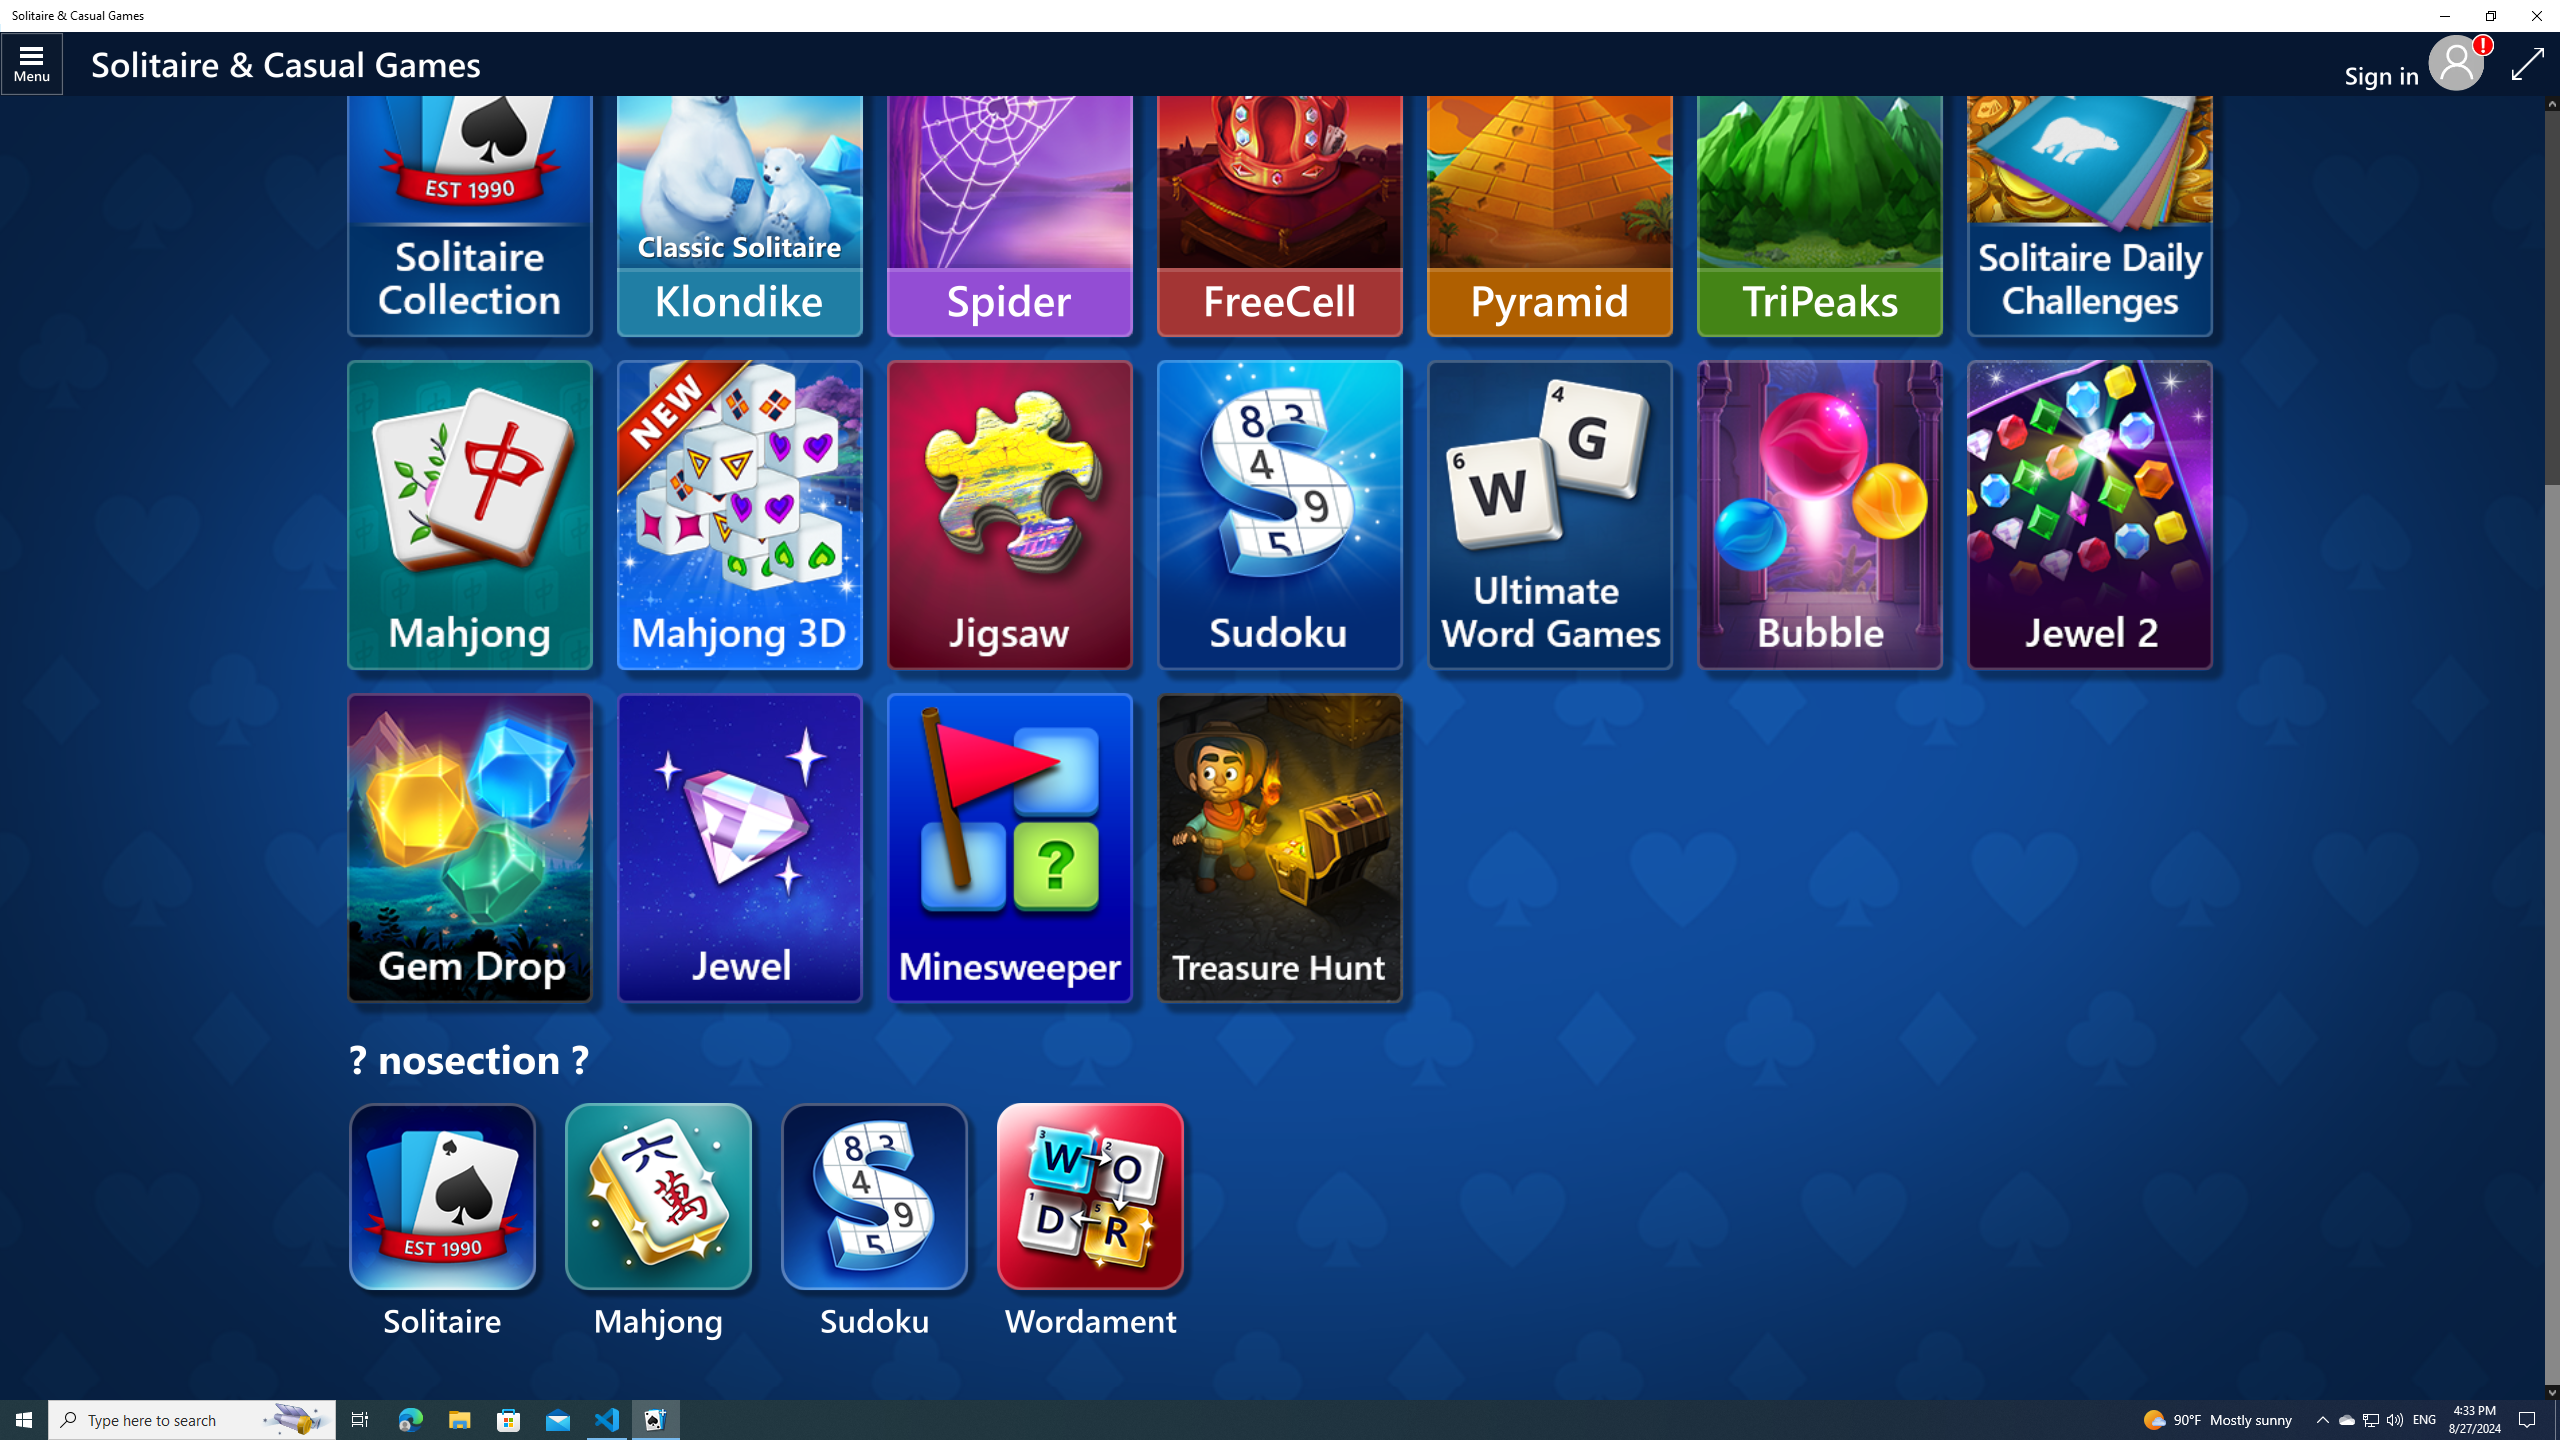 Image resolution: width=2560 pixels, height=1440 pixels. I want to click on 'Microsoft Sudoku', so click(1280, 513).